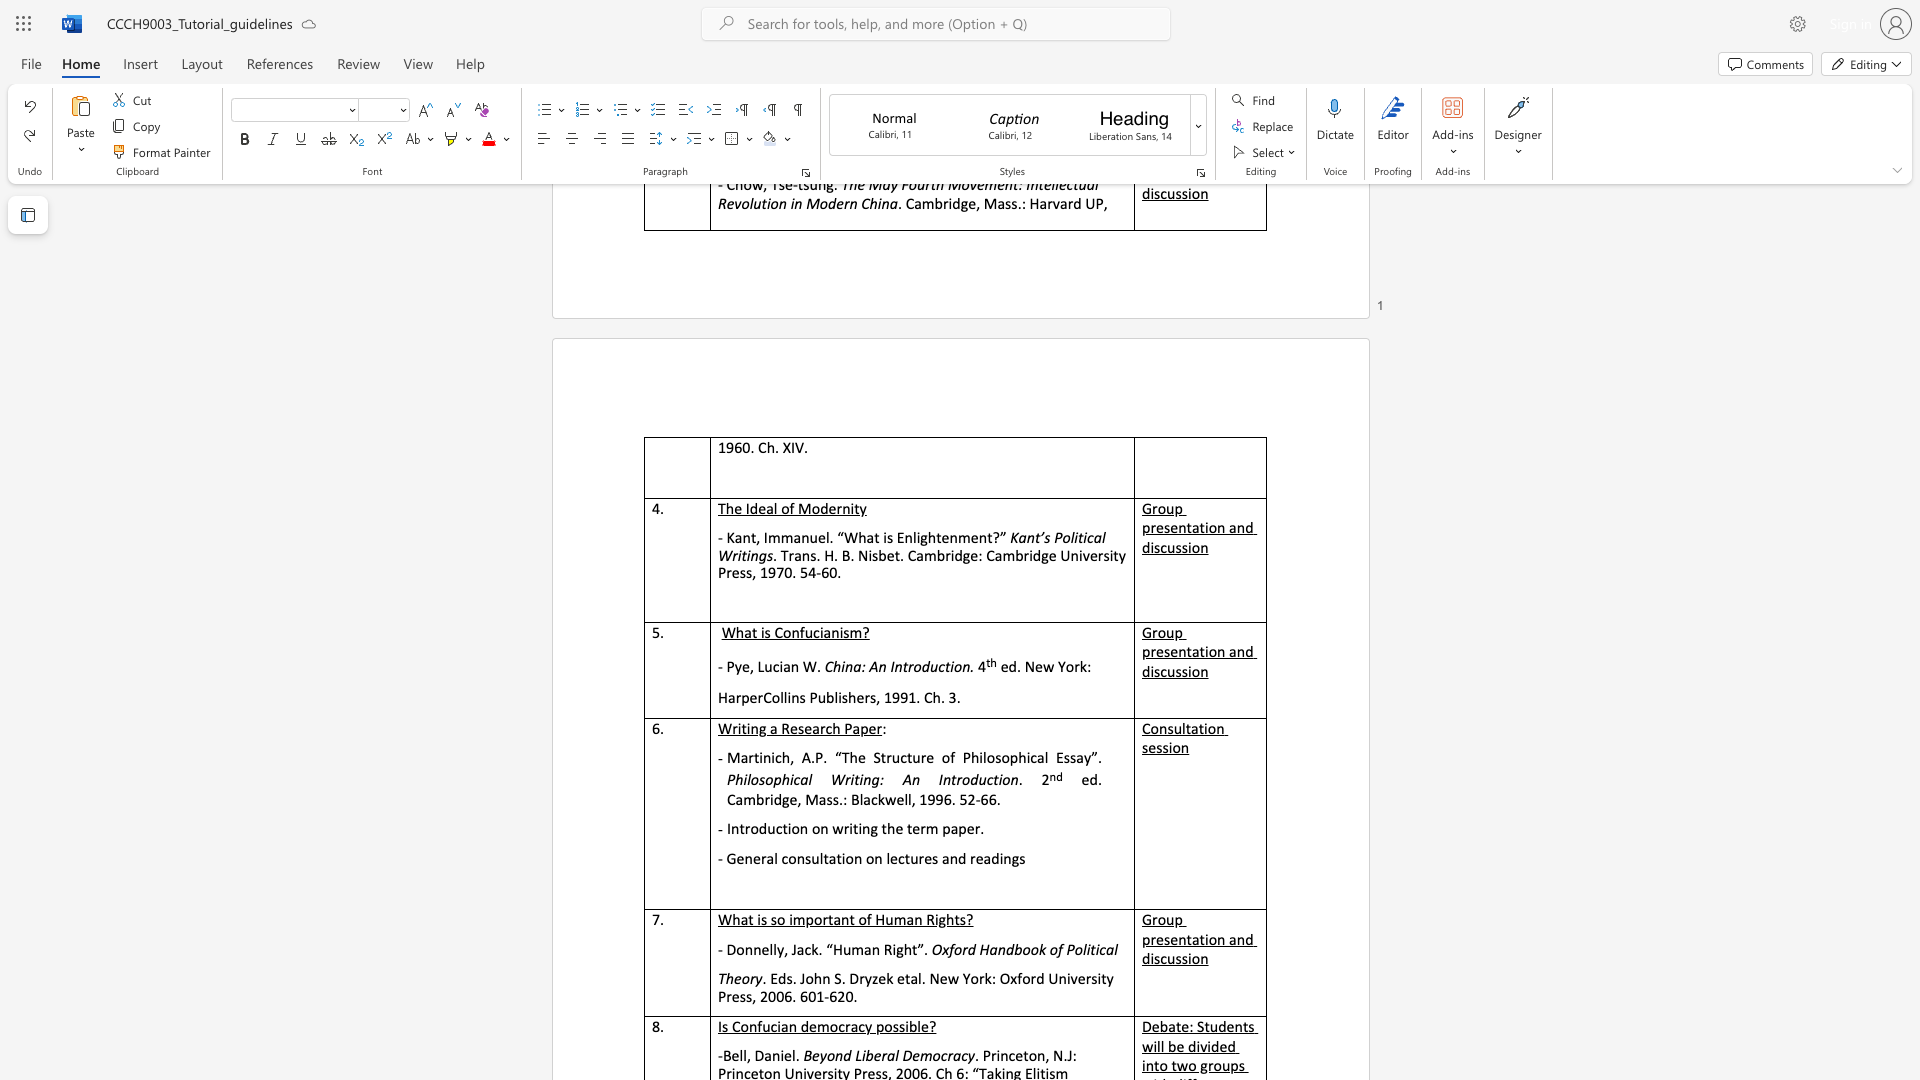  What do you see at coordinates (733, 666) in the screenshot?
I see `the subset text "ye" within the text "- Pye, Lucian W."` at bounding box center [733, 666].